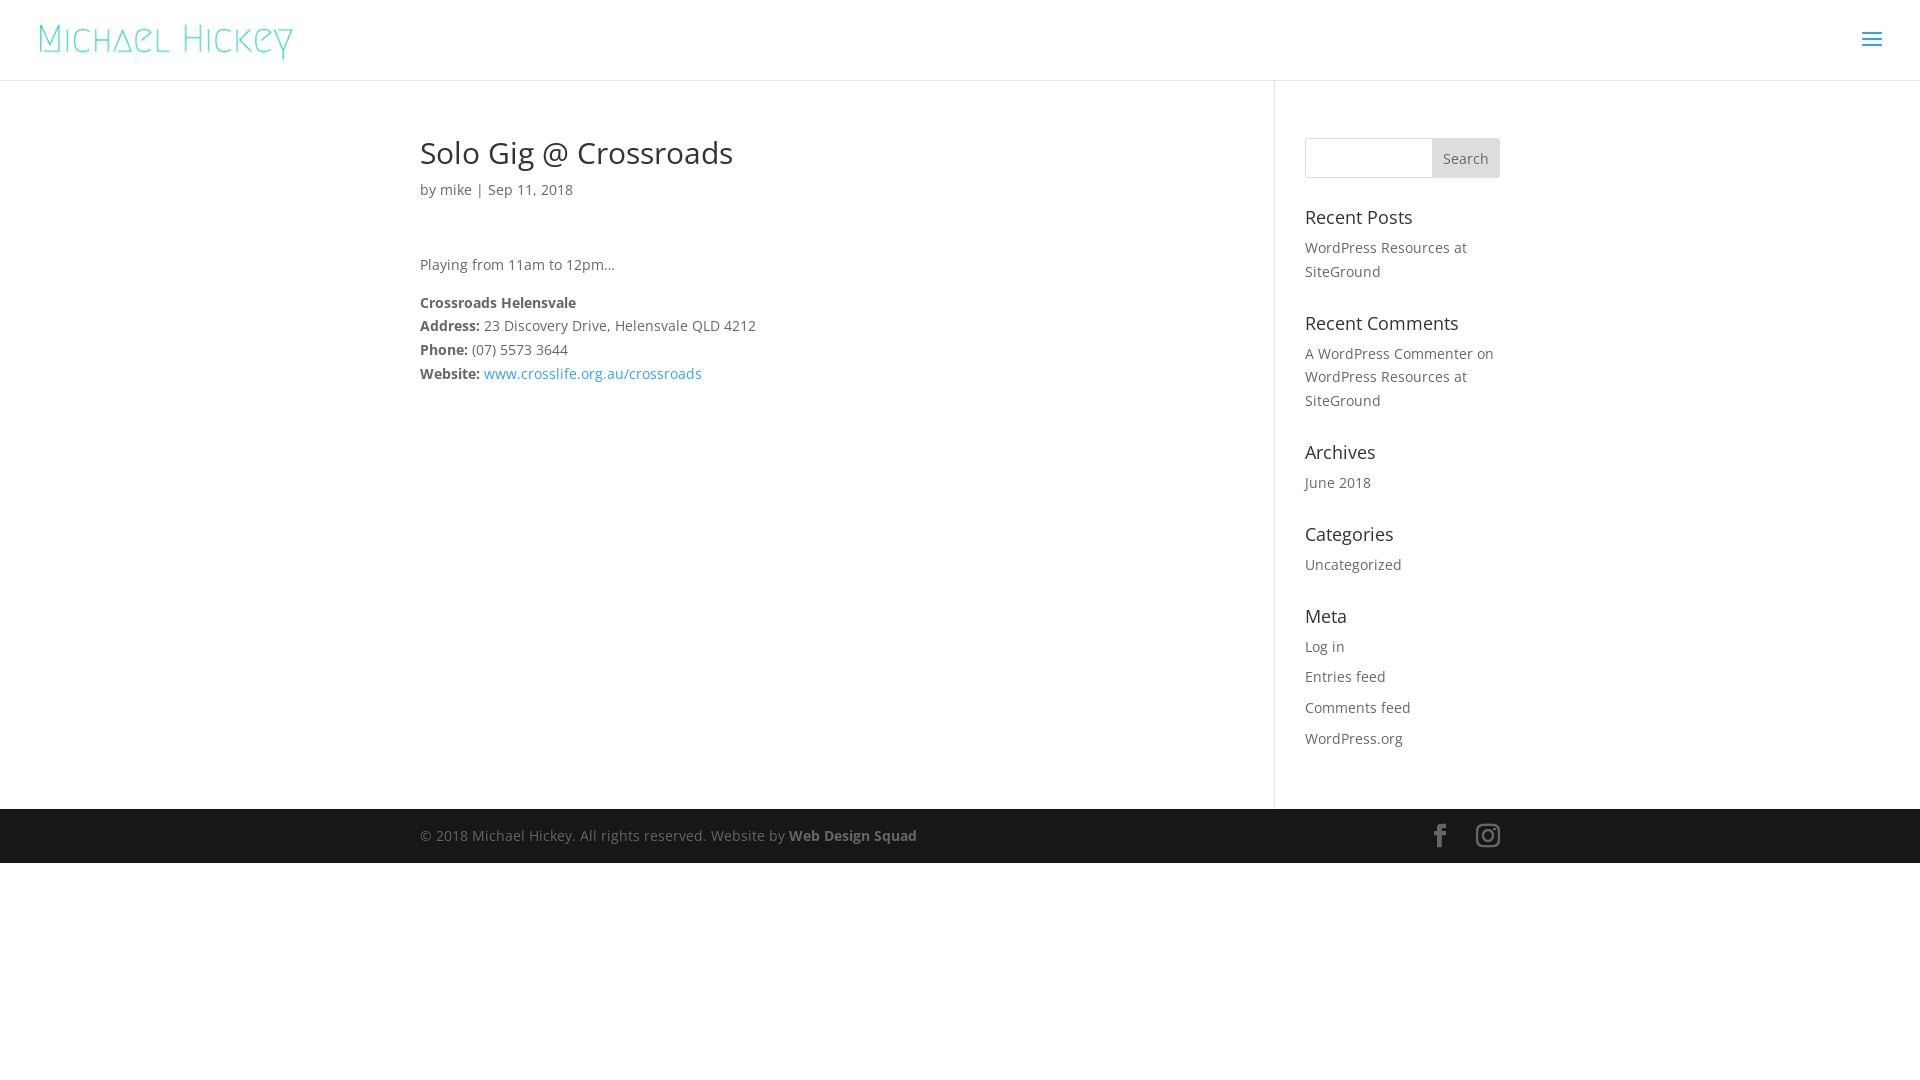  What do you see at coordinates (1338, 482) in the screenshot?
I see `'June 2018'` at bounding box center [1338, 482].